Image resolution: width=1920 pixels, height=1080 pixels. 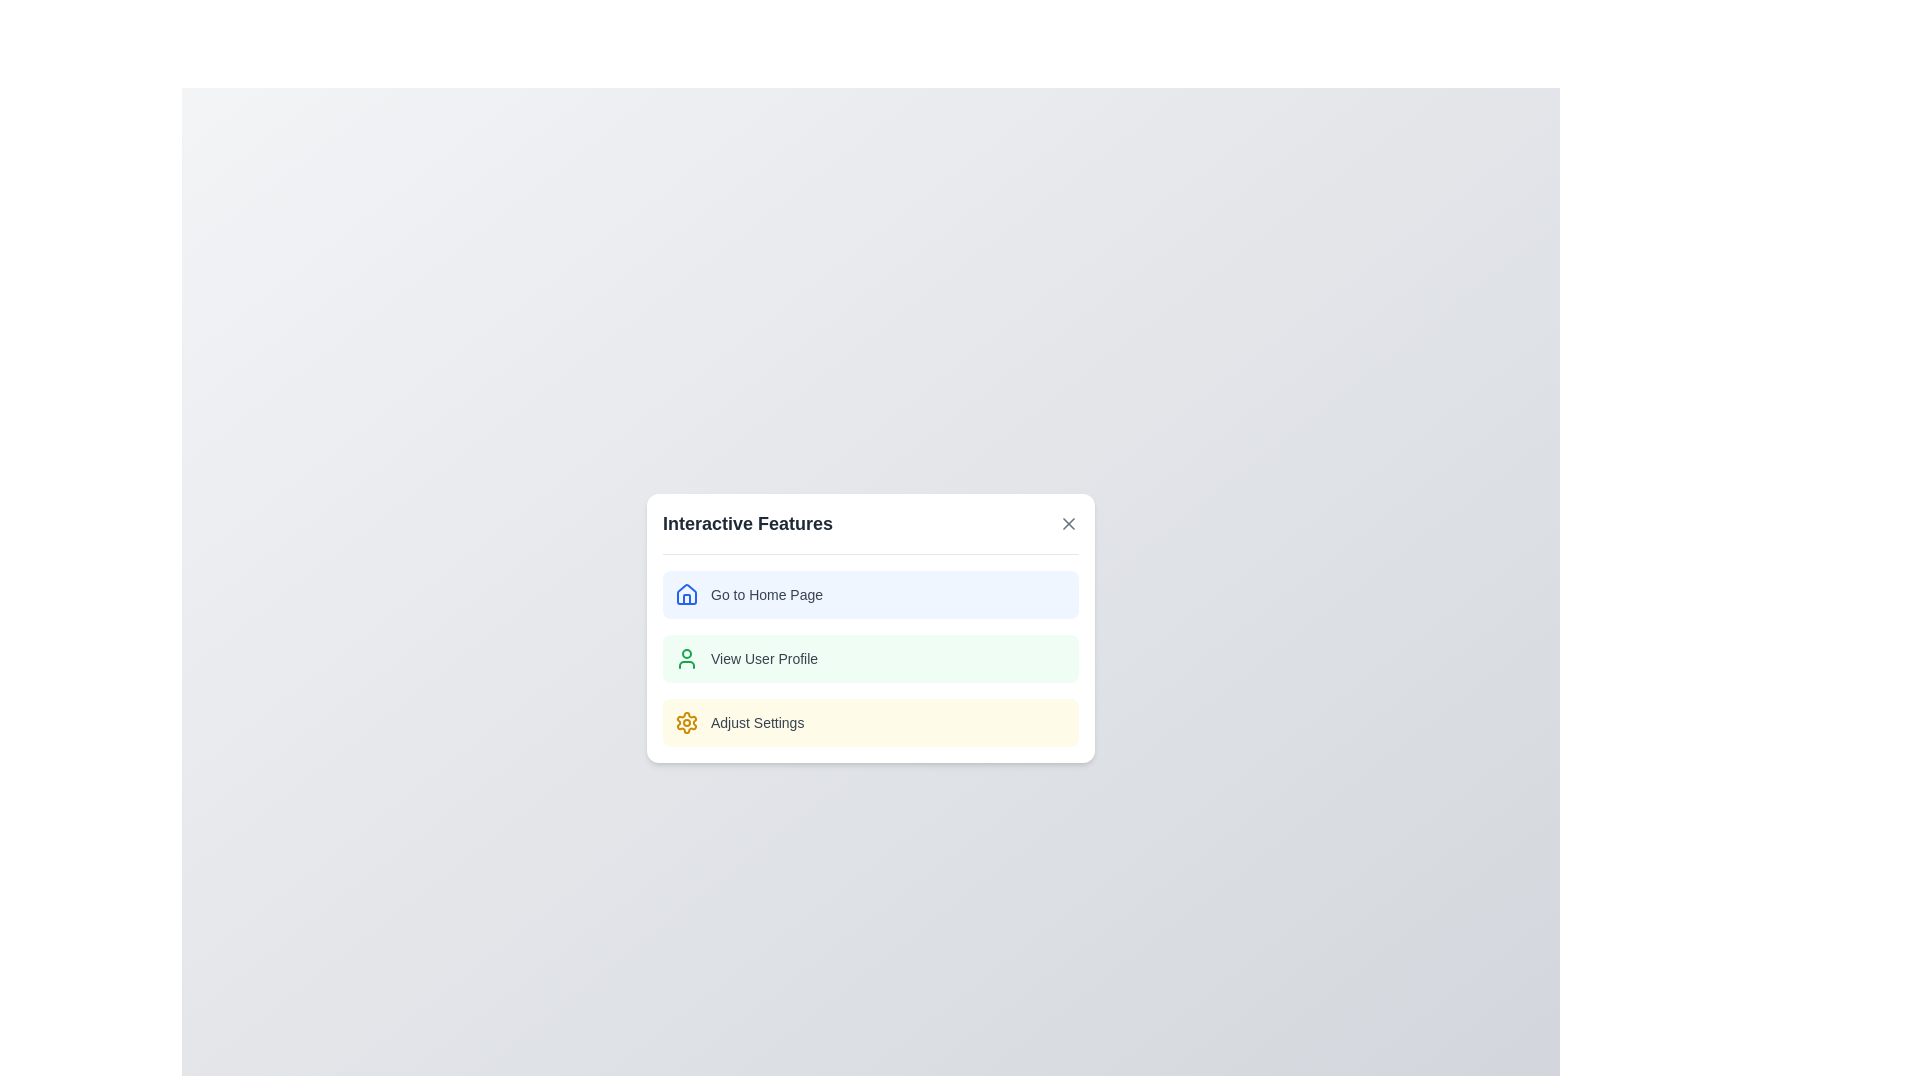 What do you see at coordinates (1068, 522) in the screenshot?
I see `the close icon (X) located in the top-right corner of the 'Interactive Features' card` at bounding box center [1068, 522].